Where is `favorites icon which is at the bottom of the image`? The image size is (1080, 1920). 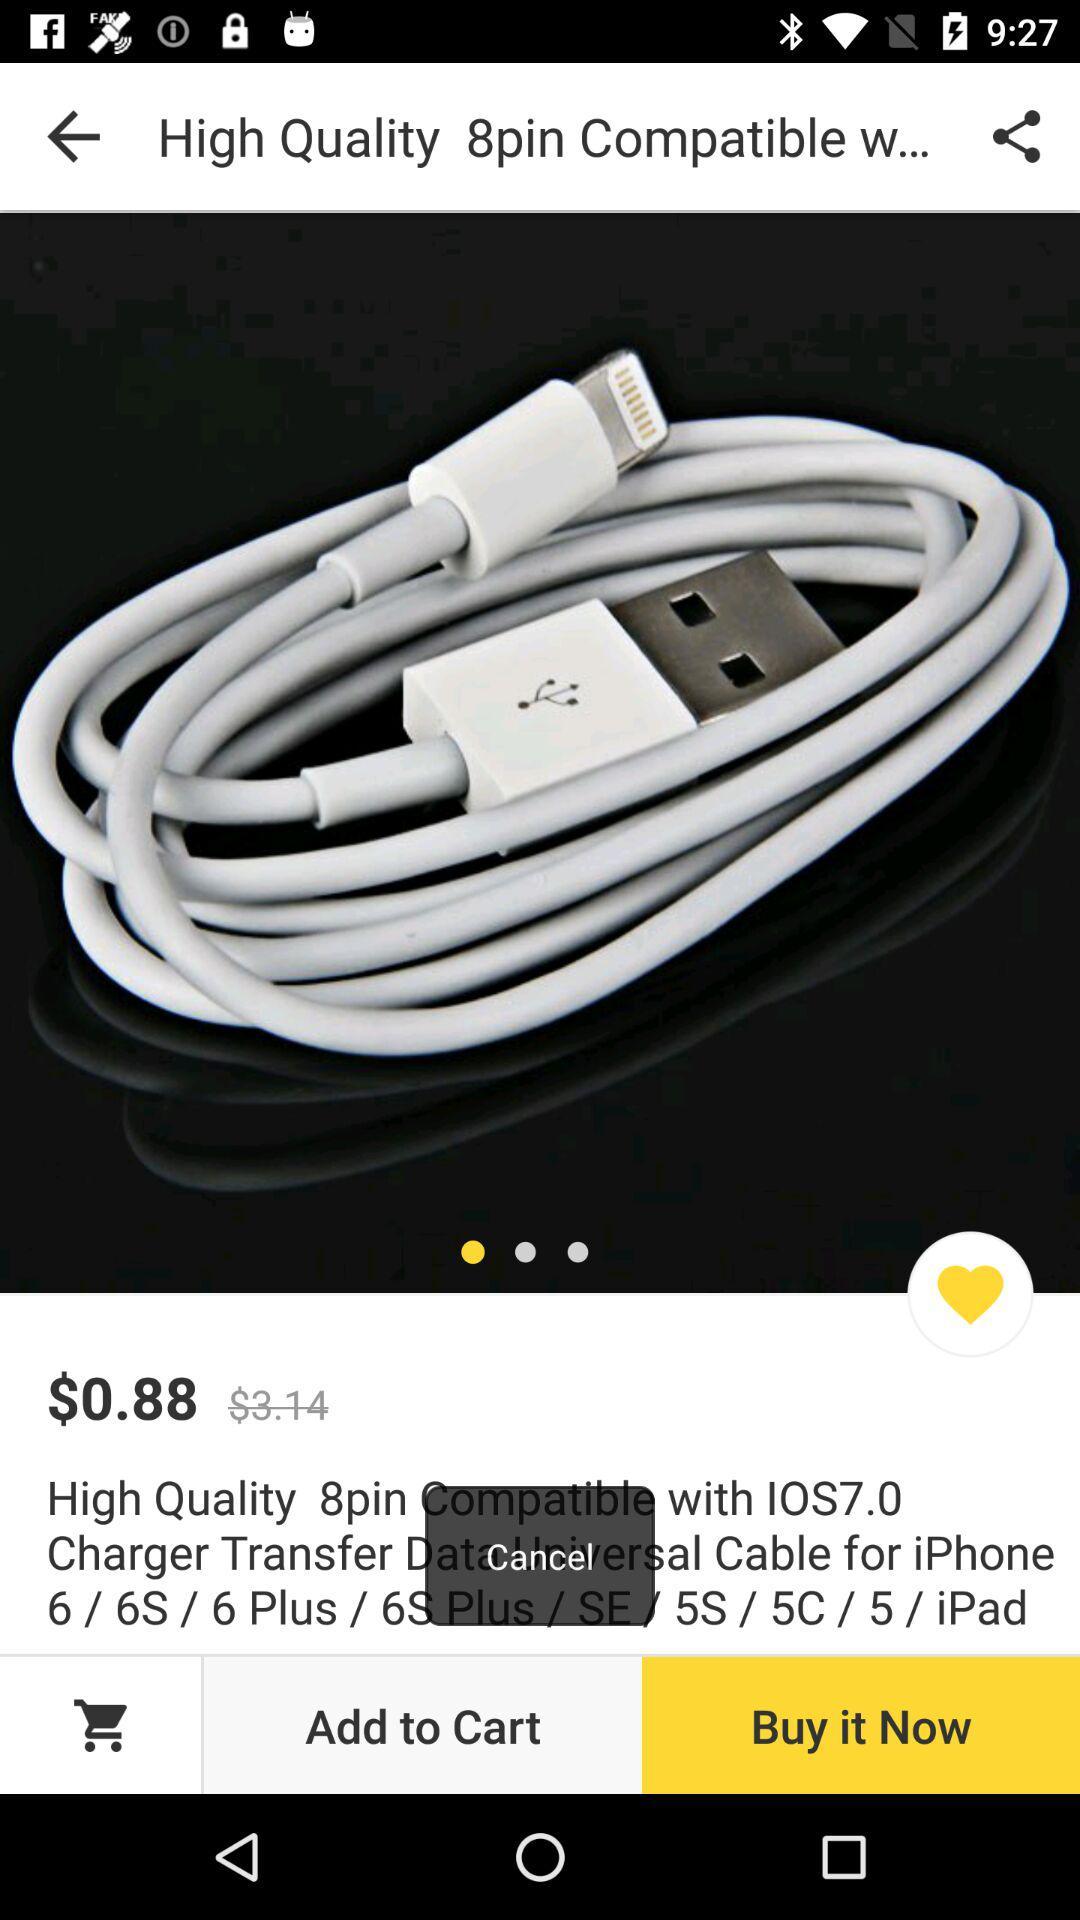
favorites icon which is at the bottom of the image is located at coordinates (970, 1295).